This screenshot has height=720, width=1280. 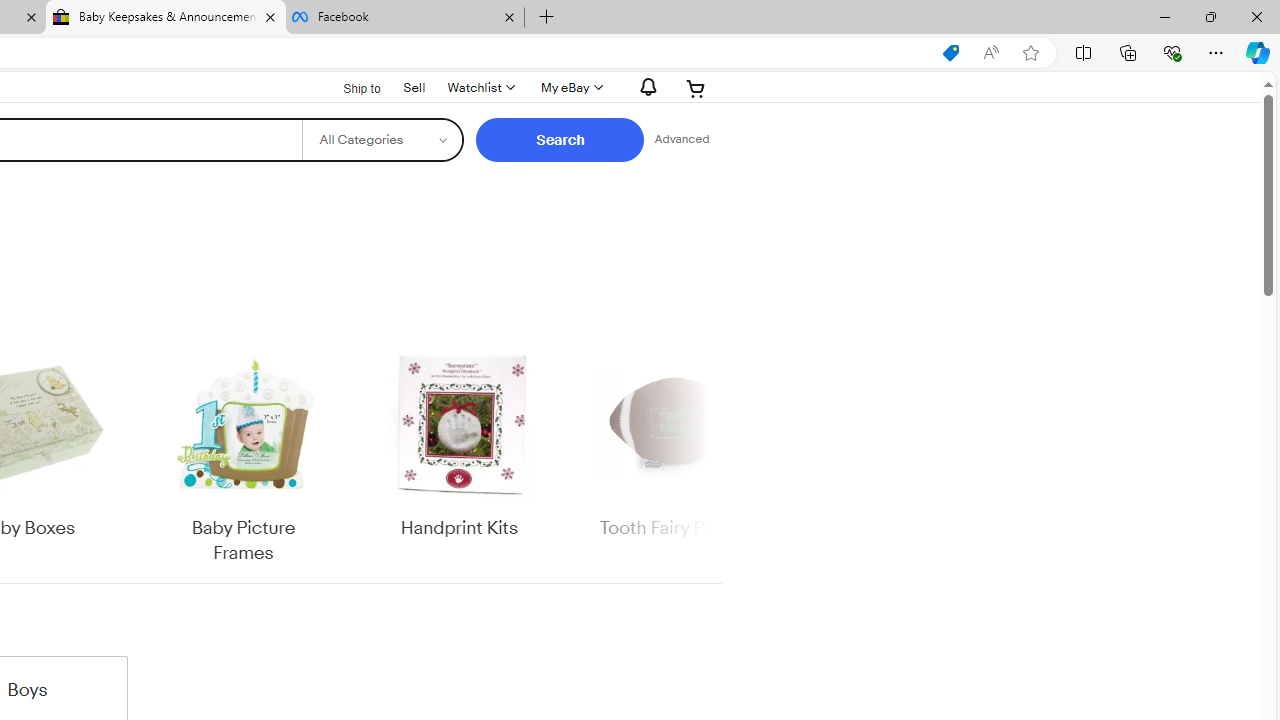 What do you see at coordinates (413, 85) in the screenshot?
I see `'Sell'` at bounding box center [413, 85].